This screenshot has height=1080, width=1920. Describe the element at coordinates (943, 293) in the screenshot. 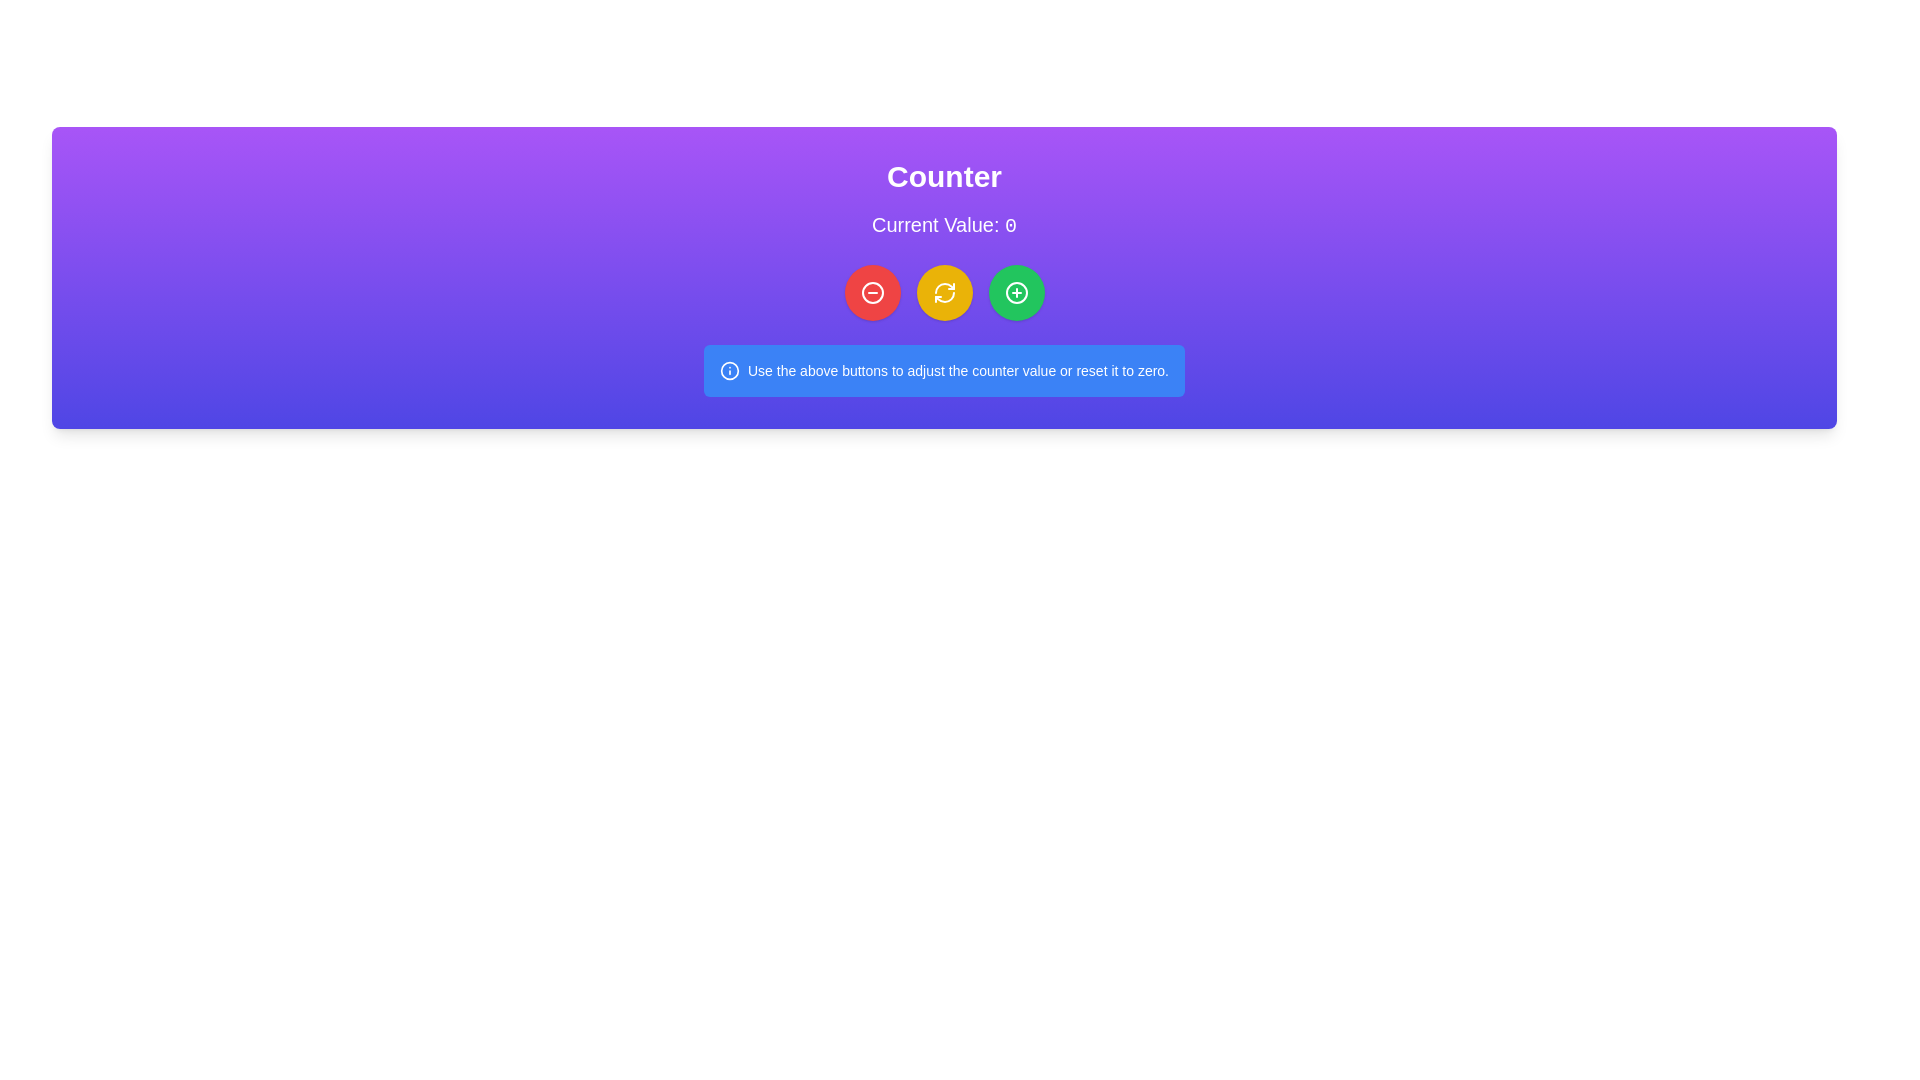

I see `the reset button, which is the second button in a group of three, to change its background color` at that location.